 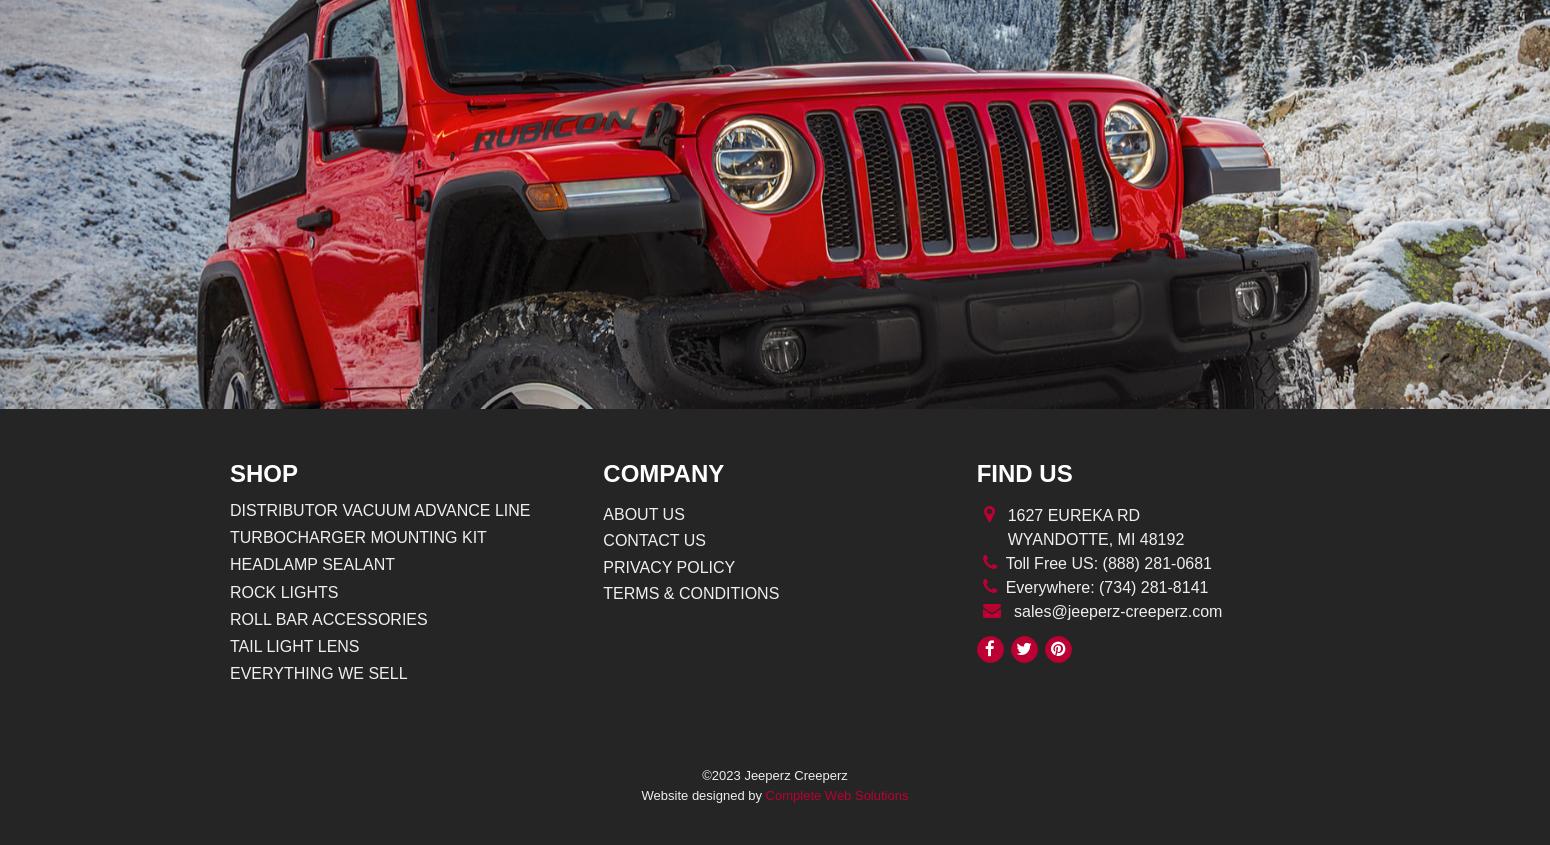 What do you see at coordinates (662, 473) in the screenshot?
I see `'Company'` at bounding box center [662, 473].